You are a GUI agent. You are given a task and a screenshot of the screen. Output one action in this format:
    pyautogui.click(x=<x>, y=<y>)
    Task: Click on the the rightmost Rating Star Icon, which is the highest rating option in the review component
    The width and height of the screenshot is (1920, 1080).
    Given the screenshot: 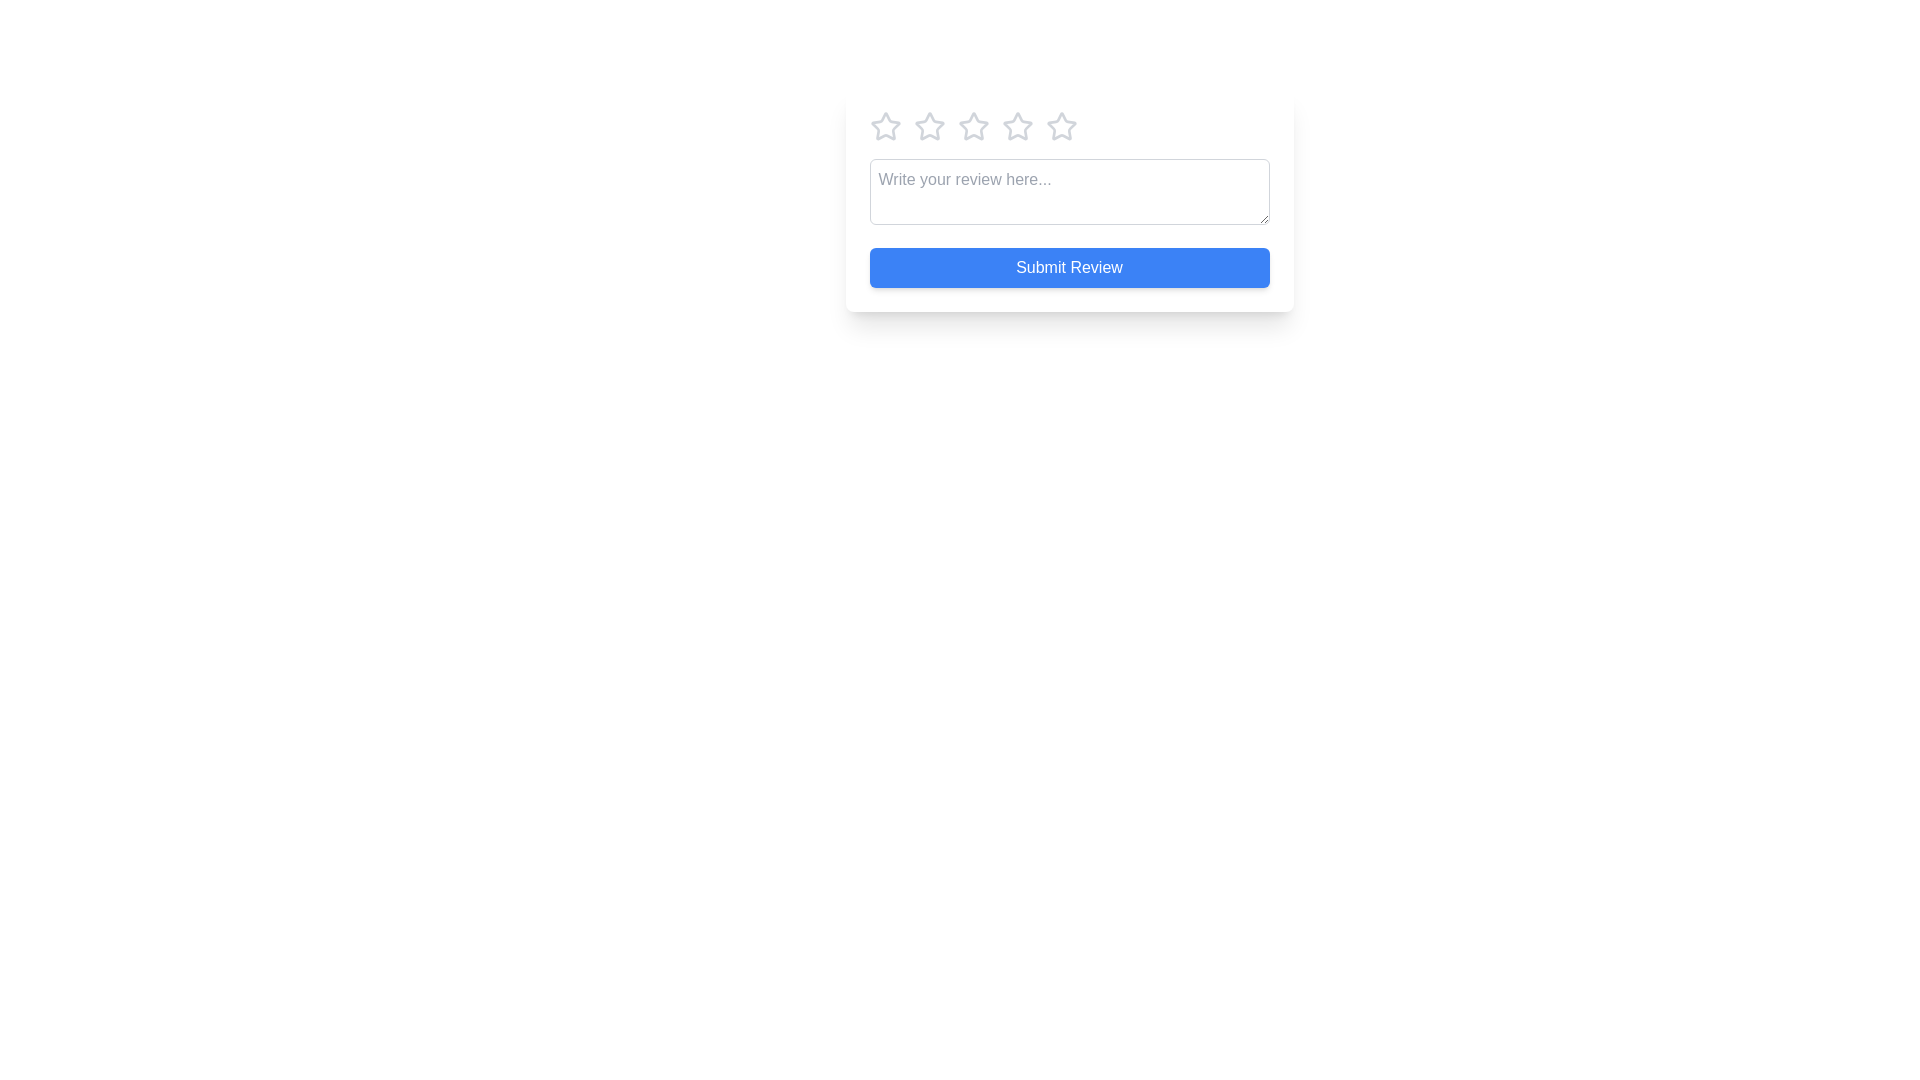 What is the action you would take?
    pyautogui.click(x=1060, y=127)
    